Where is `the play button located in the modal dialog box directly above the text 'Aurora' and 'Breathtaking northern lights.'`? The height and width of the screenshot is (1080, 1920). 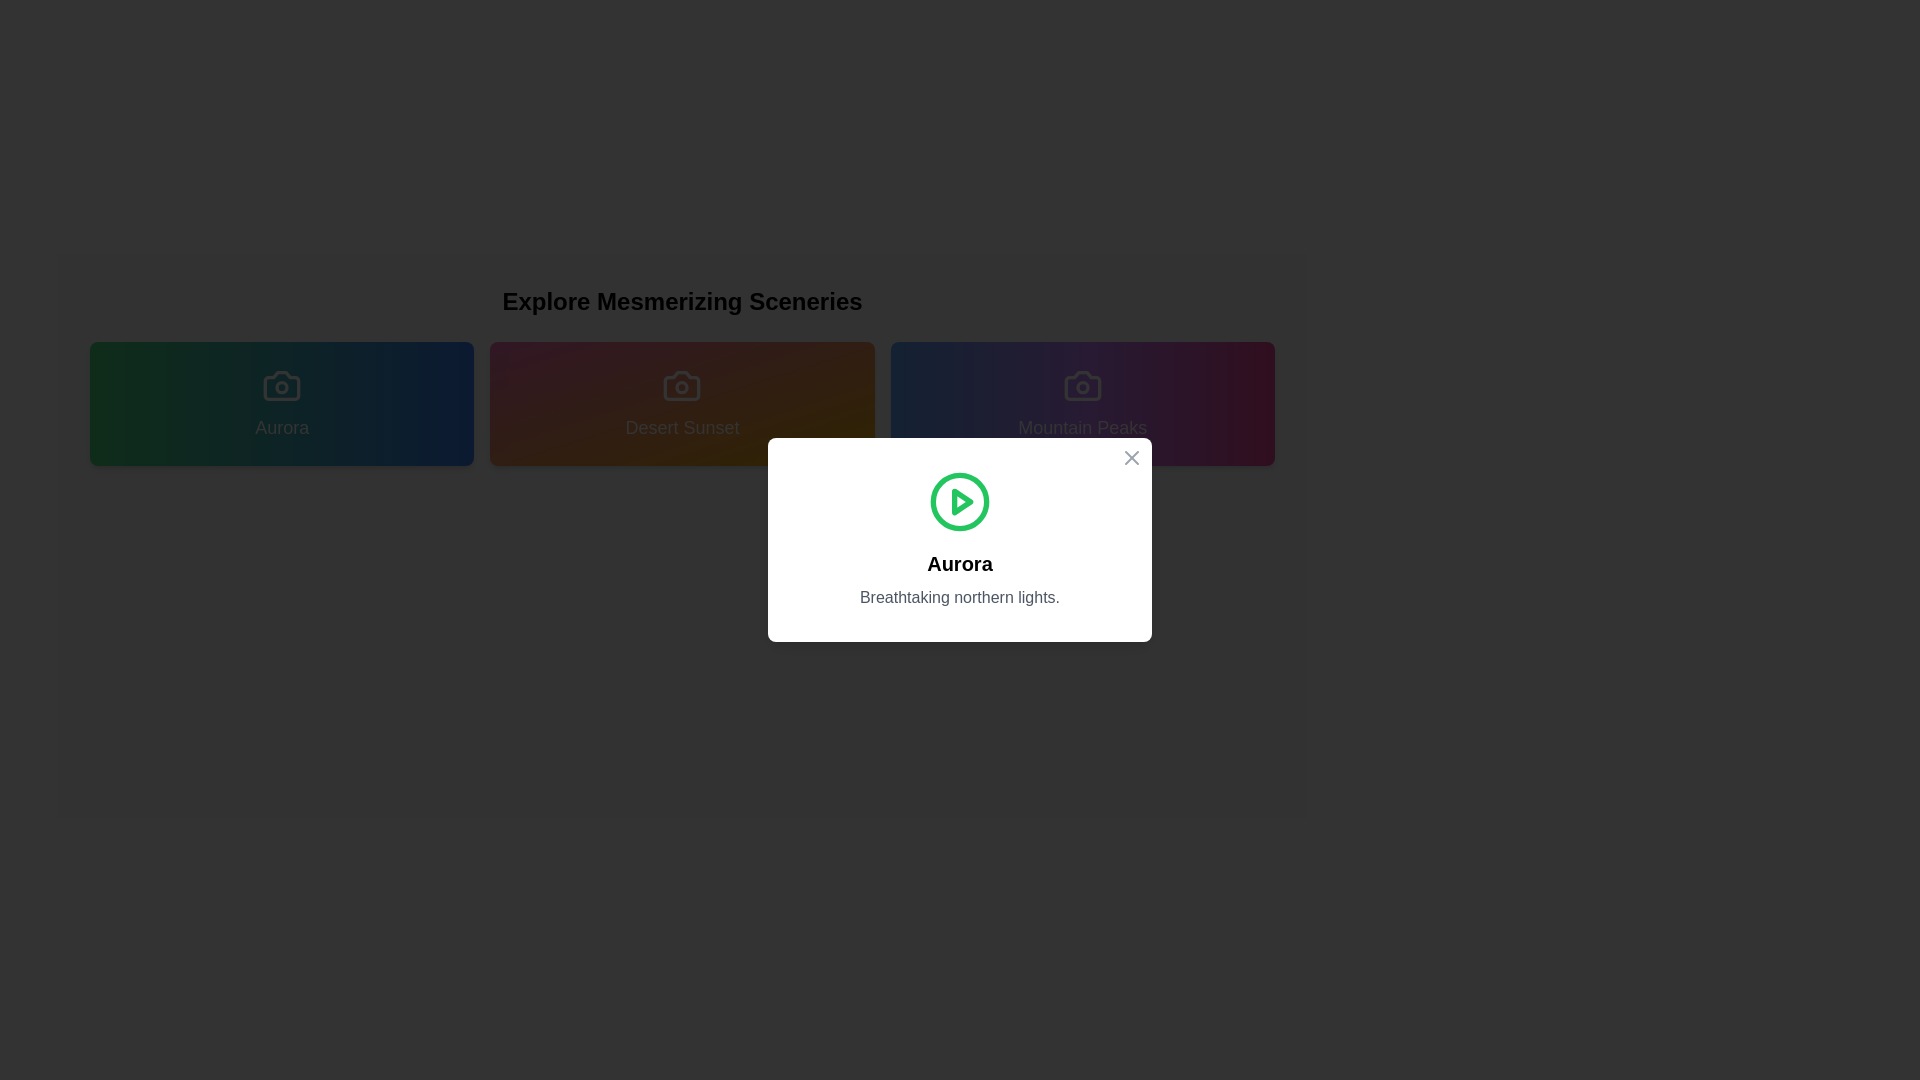
the play button located in the modal dialog box directly above the text 'Aurora' and 'Breathtaking northern lights.' is located at coordinates (960, 500).